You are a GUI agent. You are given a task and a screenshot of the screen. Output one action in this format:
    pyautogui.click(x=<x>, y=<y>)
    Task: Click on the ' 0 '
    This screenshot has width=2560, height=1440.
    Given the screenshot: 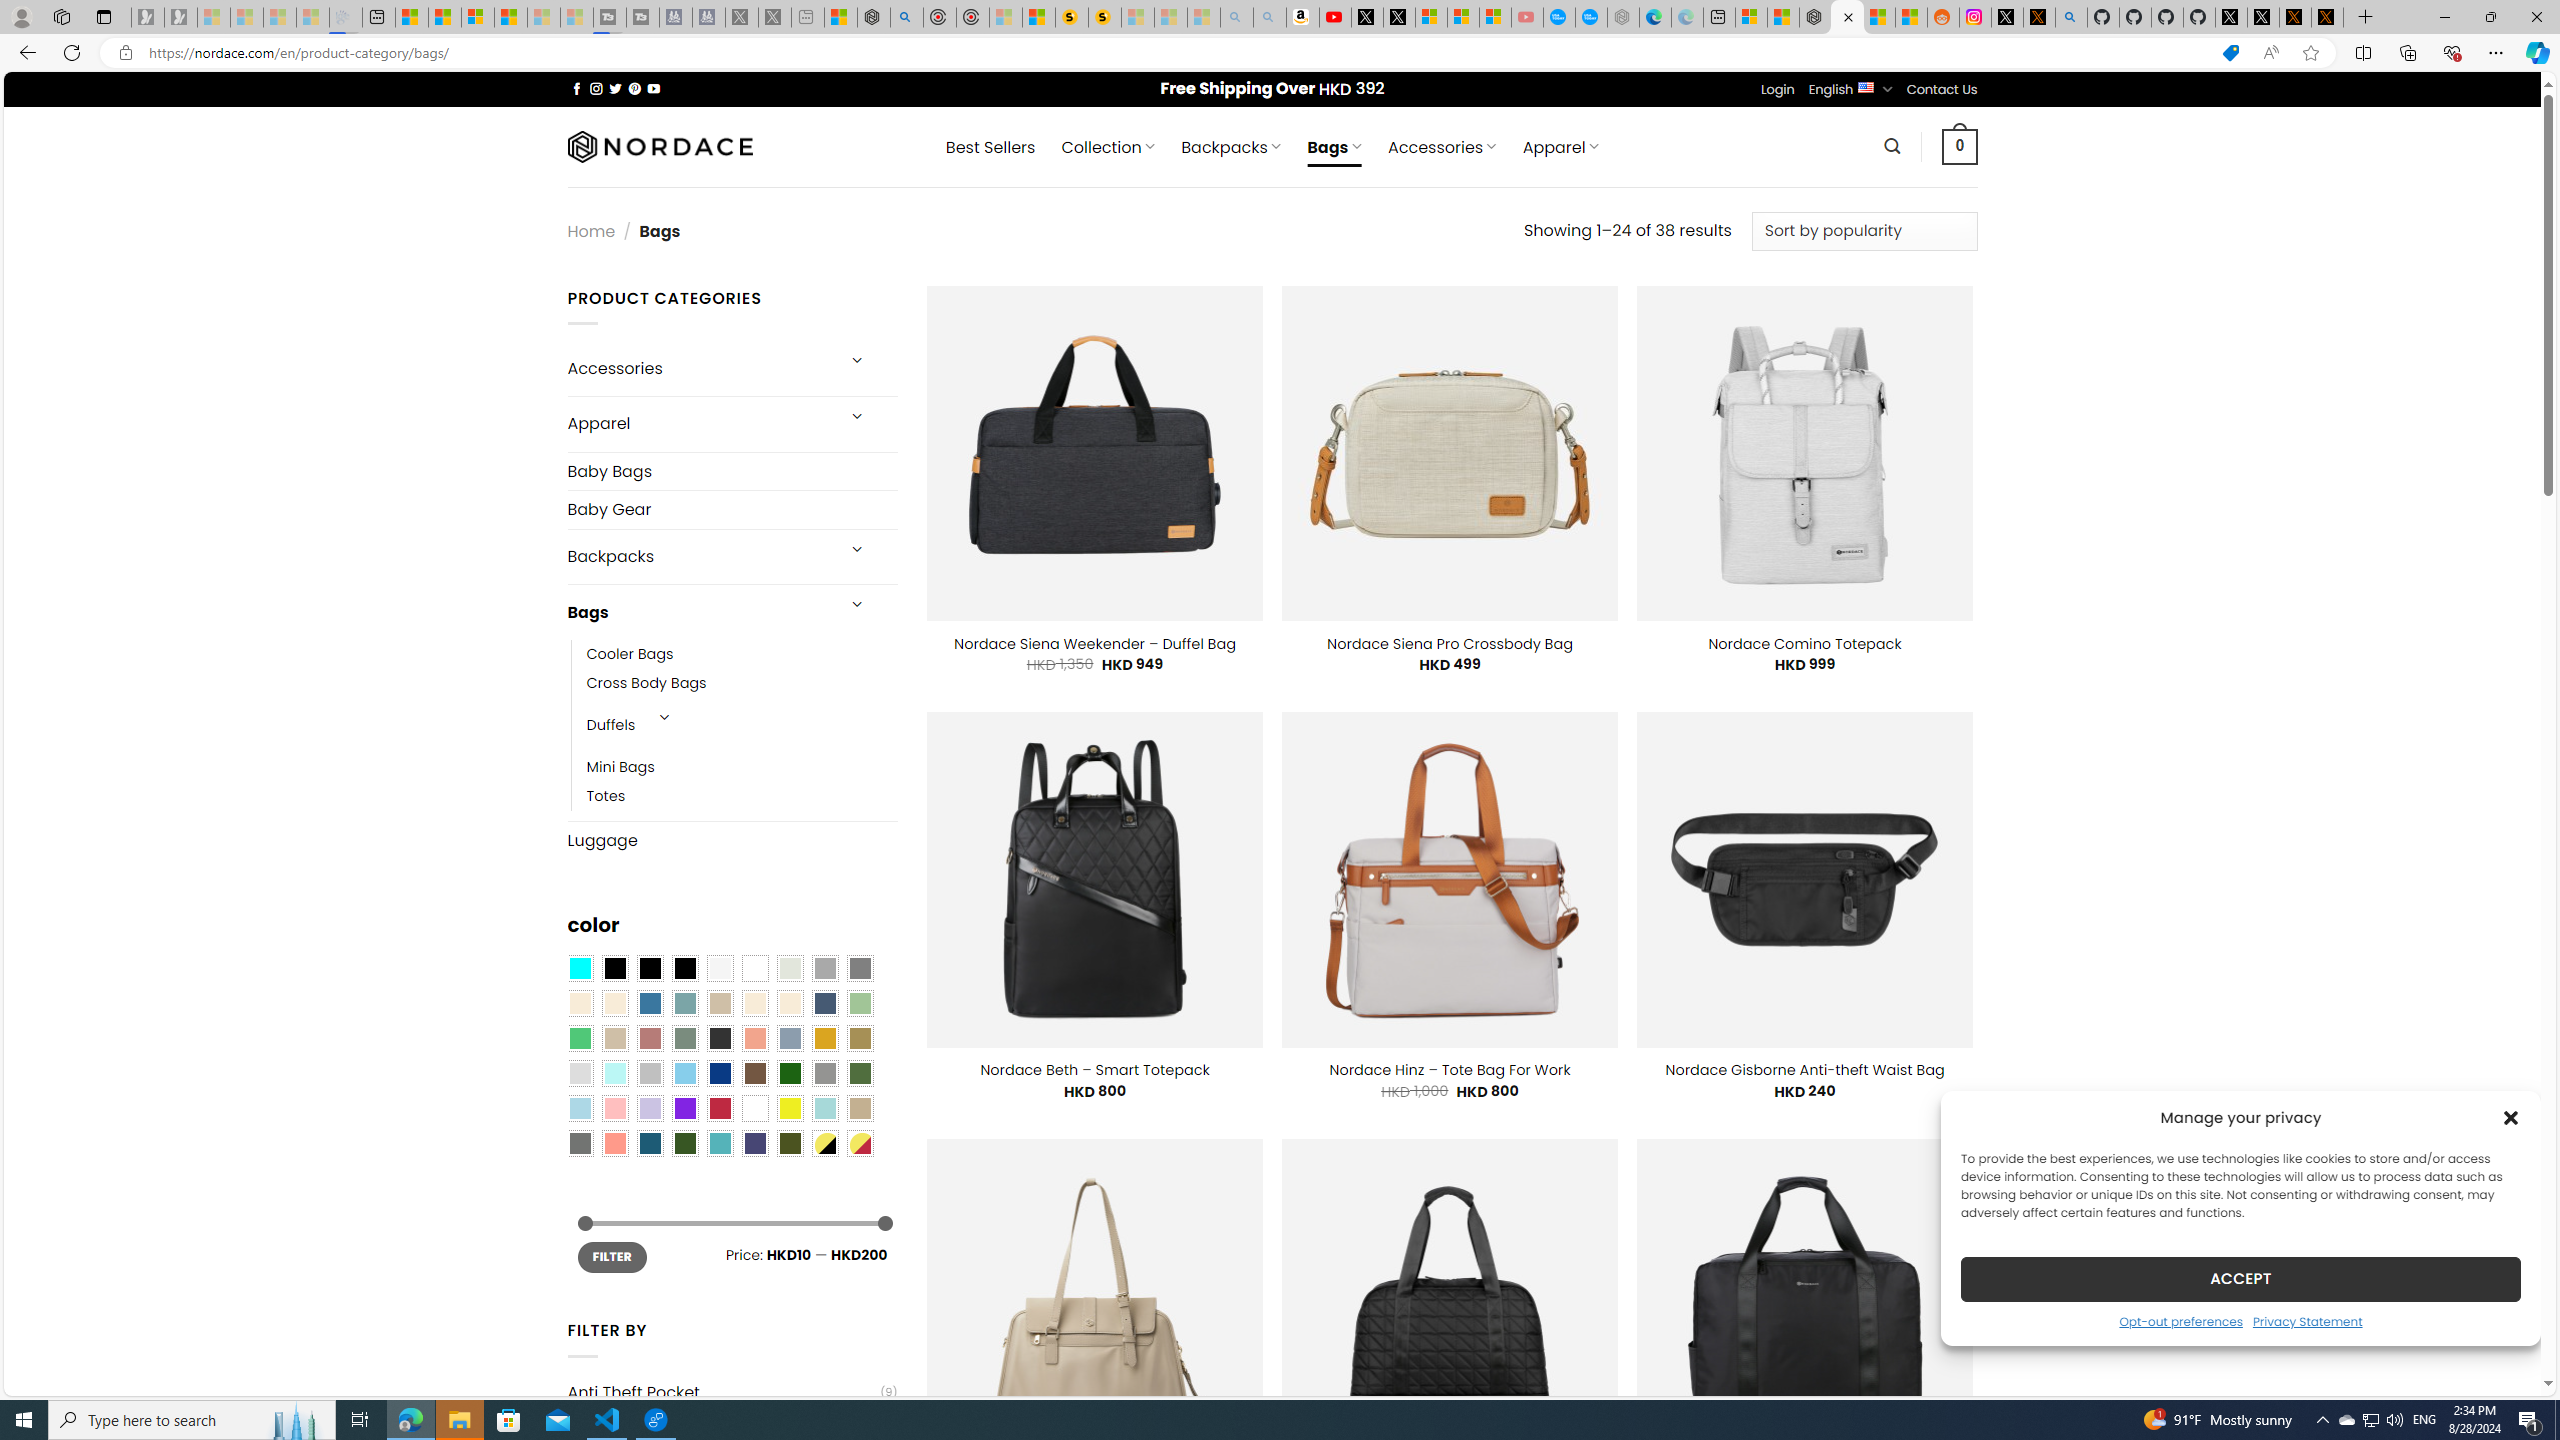 What is the action you would take?
    pyautogui.click(x=1960, y=145)
    